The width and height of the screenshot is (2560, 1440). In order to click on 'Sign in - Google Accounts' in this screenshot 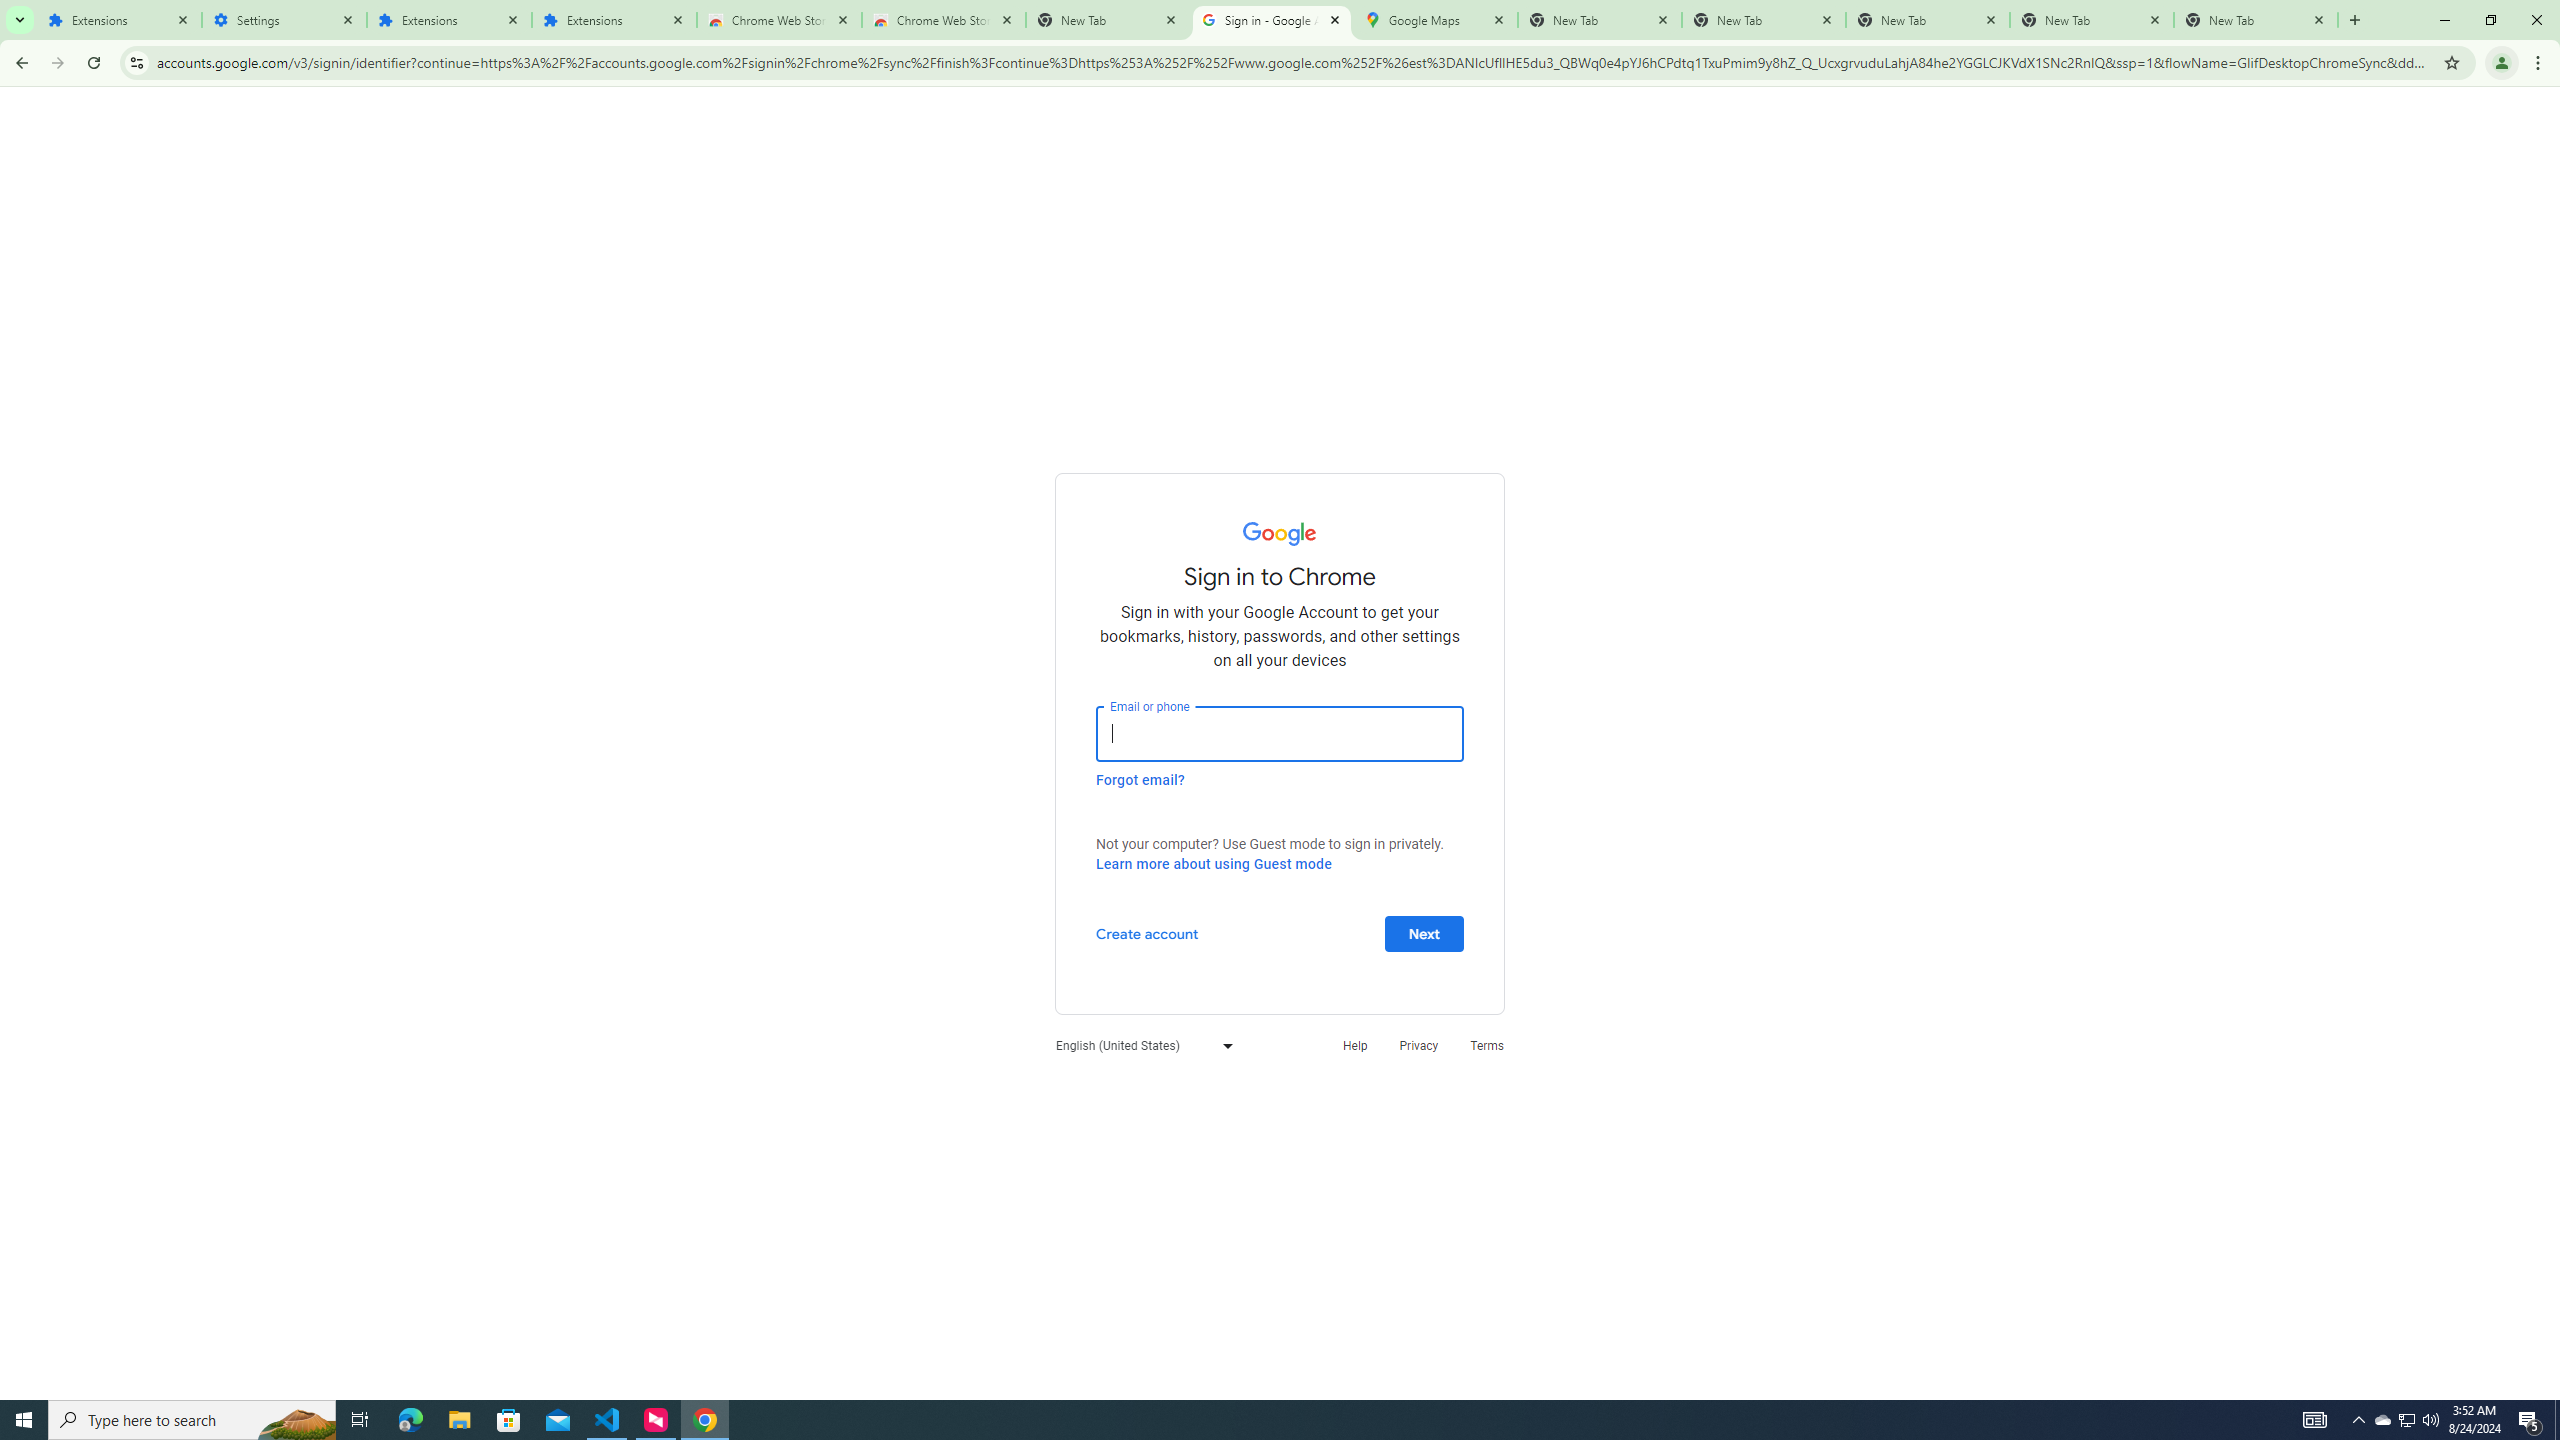, I will do `click(1271, 19)`.